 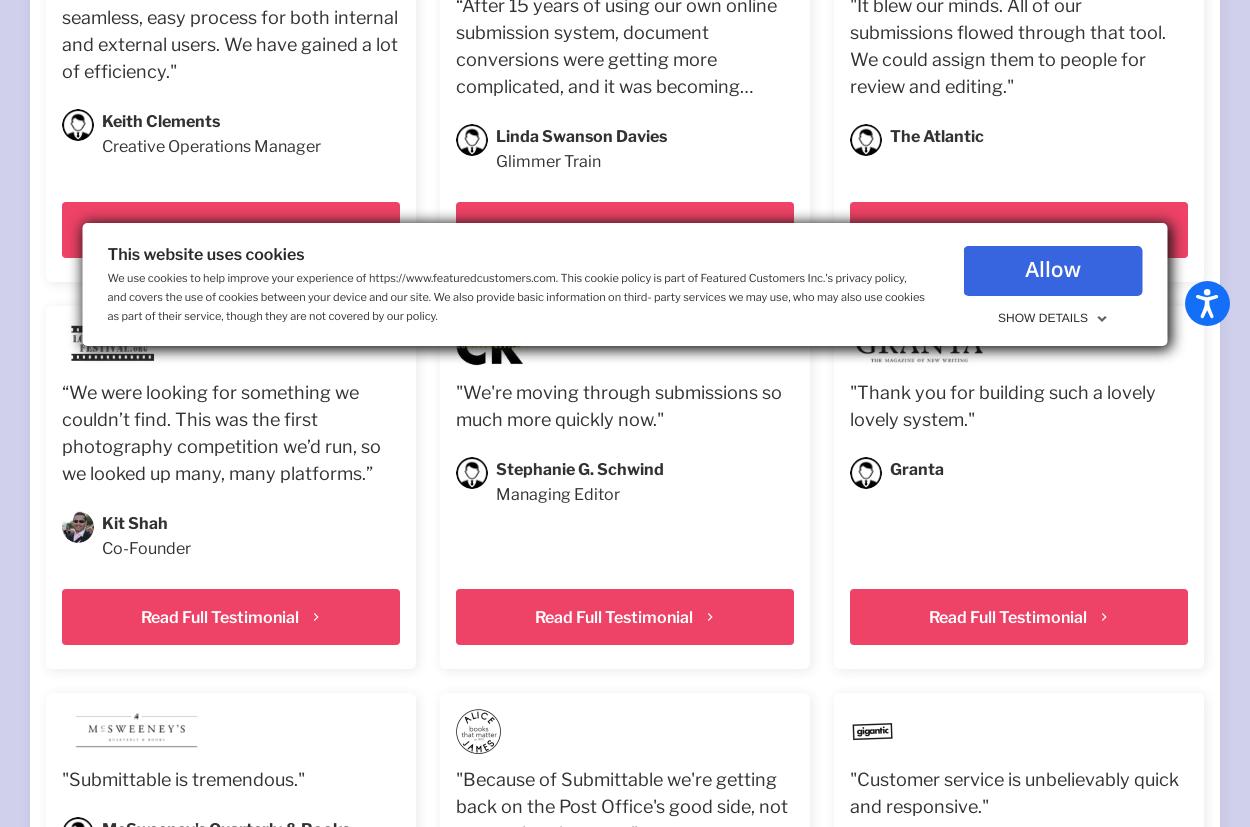 I want to click on 'Co-Founder', so click(x=101, y=547).